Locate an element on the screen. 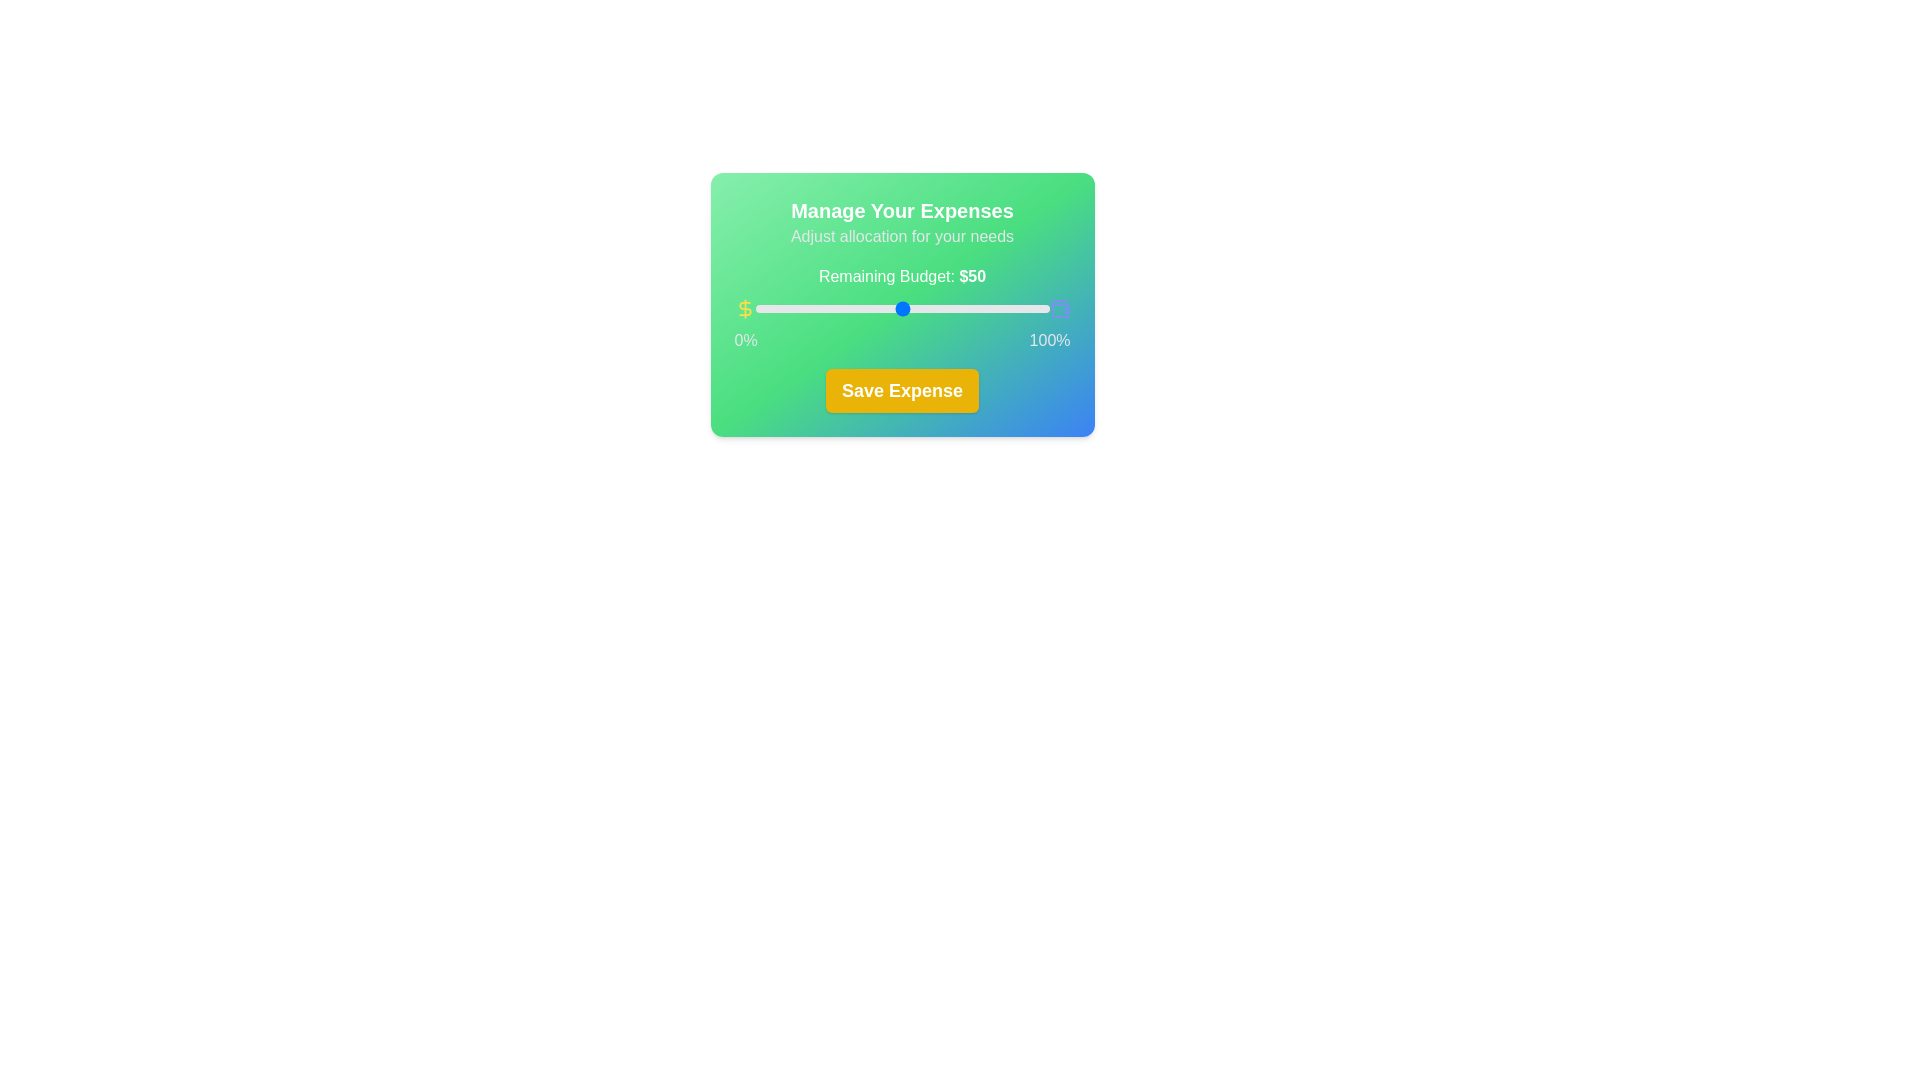 The image size is (1920, 1080). the slider to set the budget allocation to 33% is located at coordinates (852, 308).